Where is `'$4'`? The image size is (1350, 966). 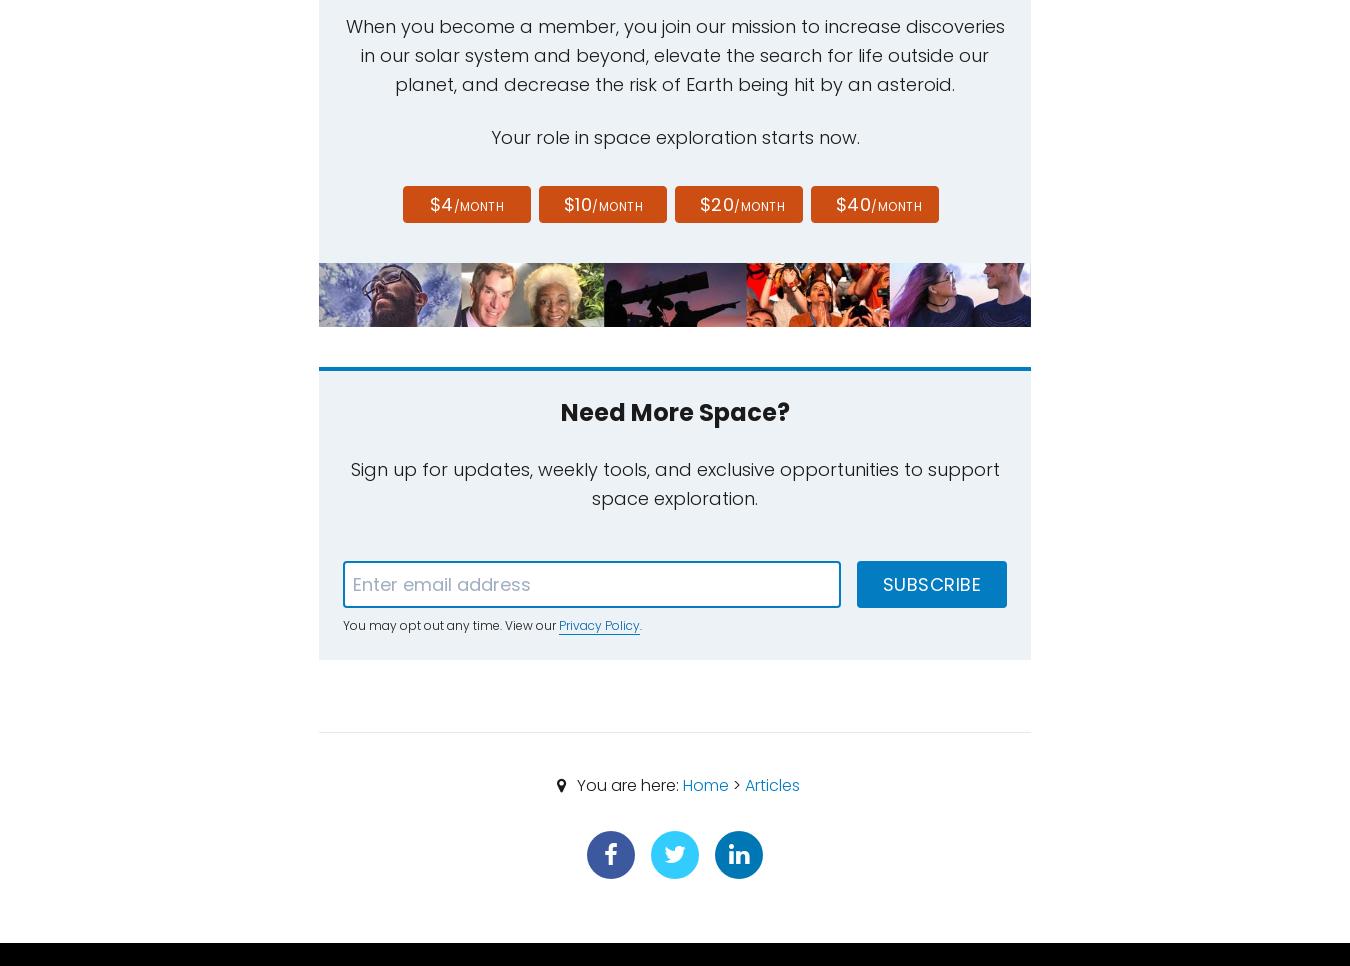 '$4' is located at coordinates (441, 203).